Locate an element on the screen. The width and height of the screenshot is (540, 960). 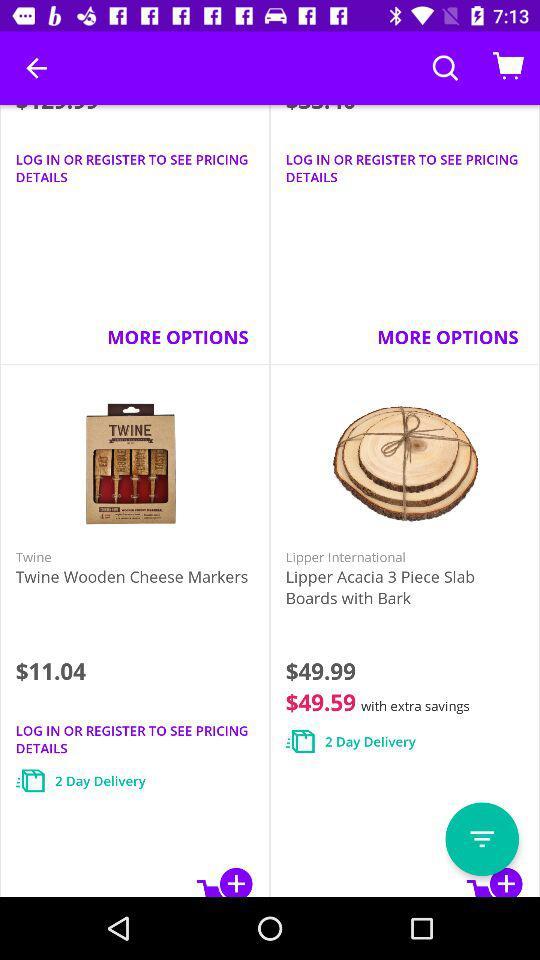
the icon to the left of the $33.40 item is located at coordinates (36, 68).